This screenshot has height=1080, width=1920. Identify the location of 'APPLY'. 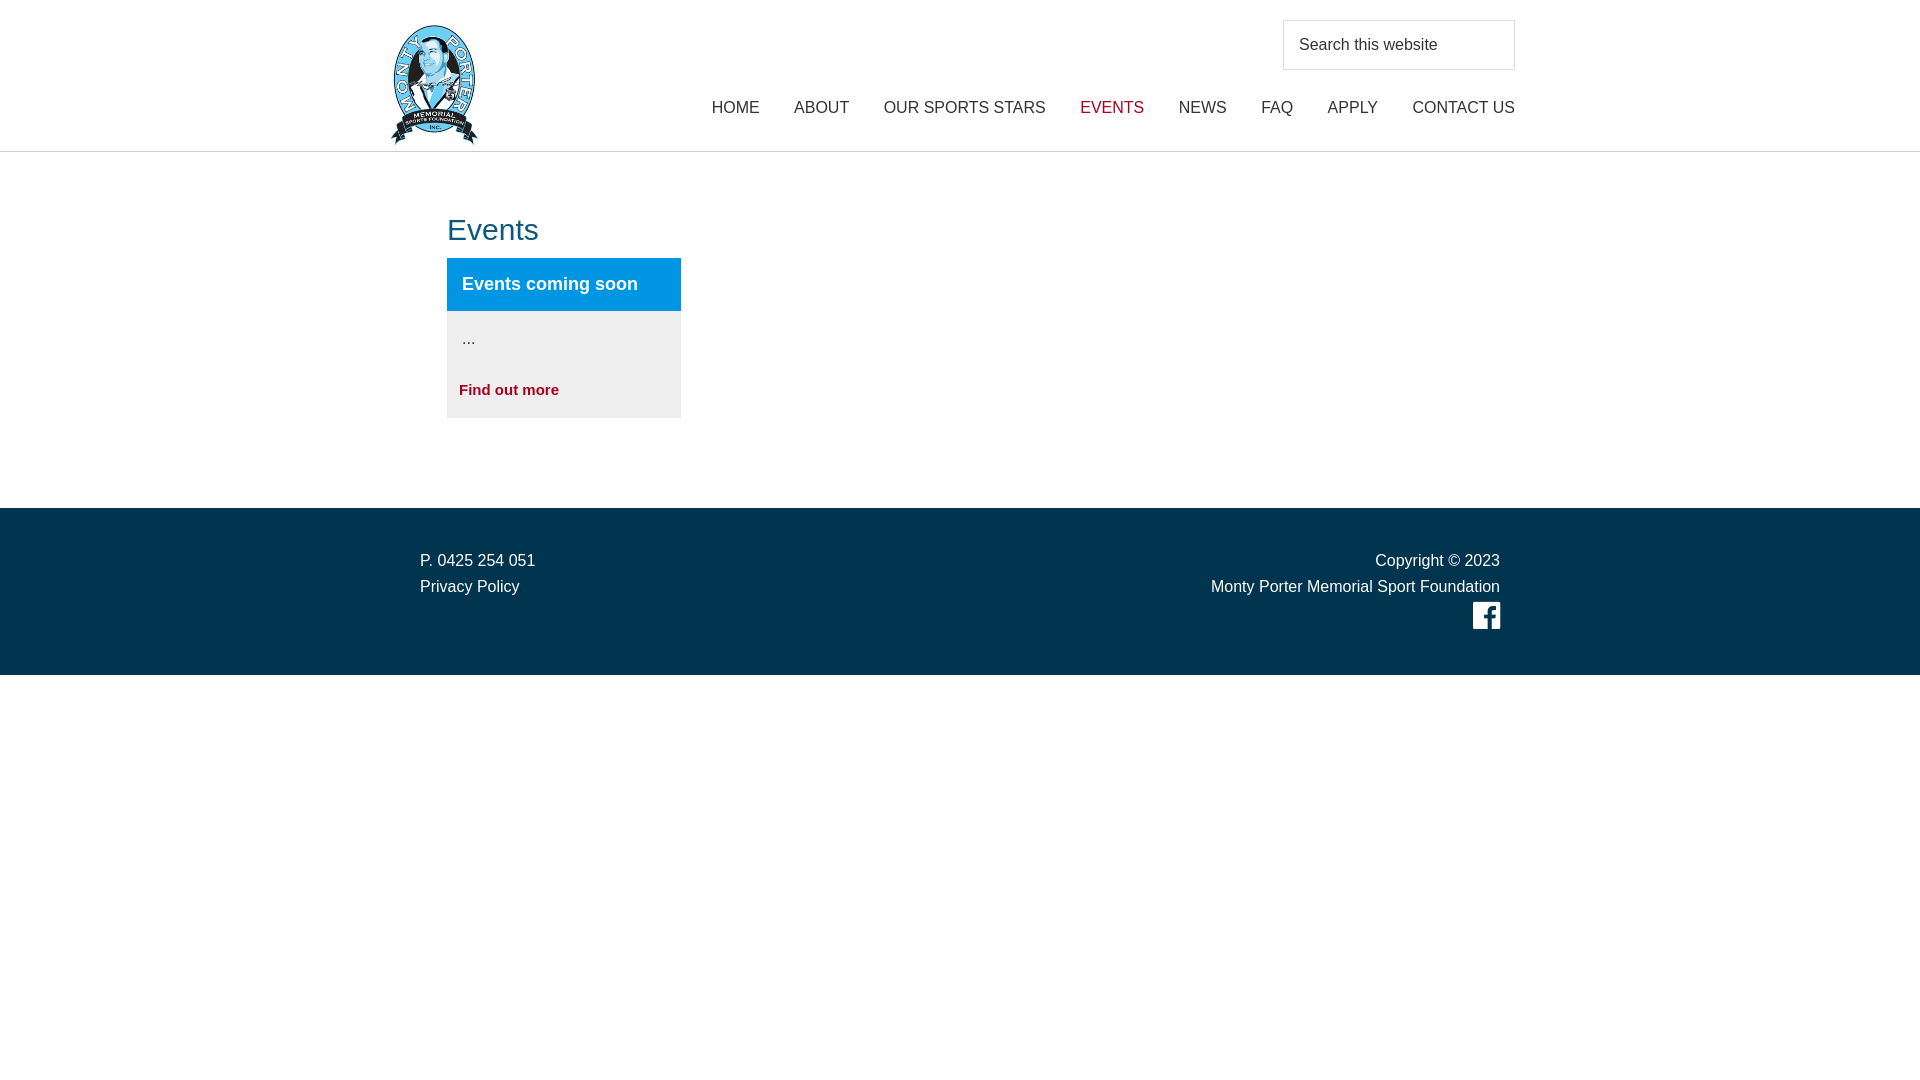
(1313, 108).